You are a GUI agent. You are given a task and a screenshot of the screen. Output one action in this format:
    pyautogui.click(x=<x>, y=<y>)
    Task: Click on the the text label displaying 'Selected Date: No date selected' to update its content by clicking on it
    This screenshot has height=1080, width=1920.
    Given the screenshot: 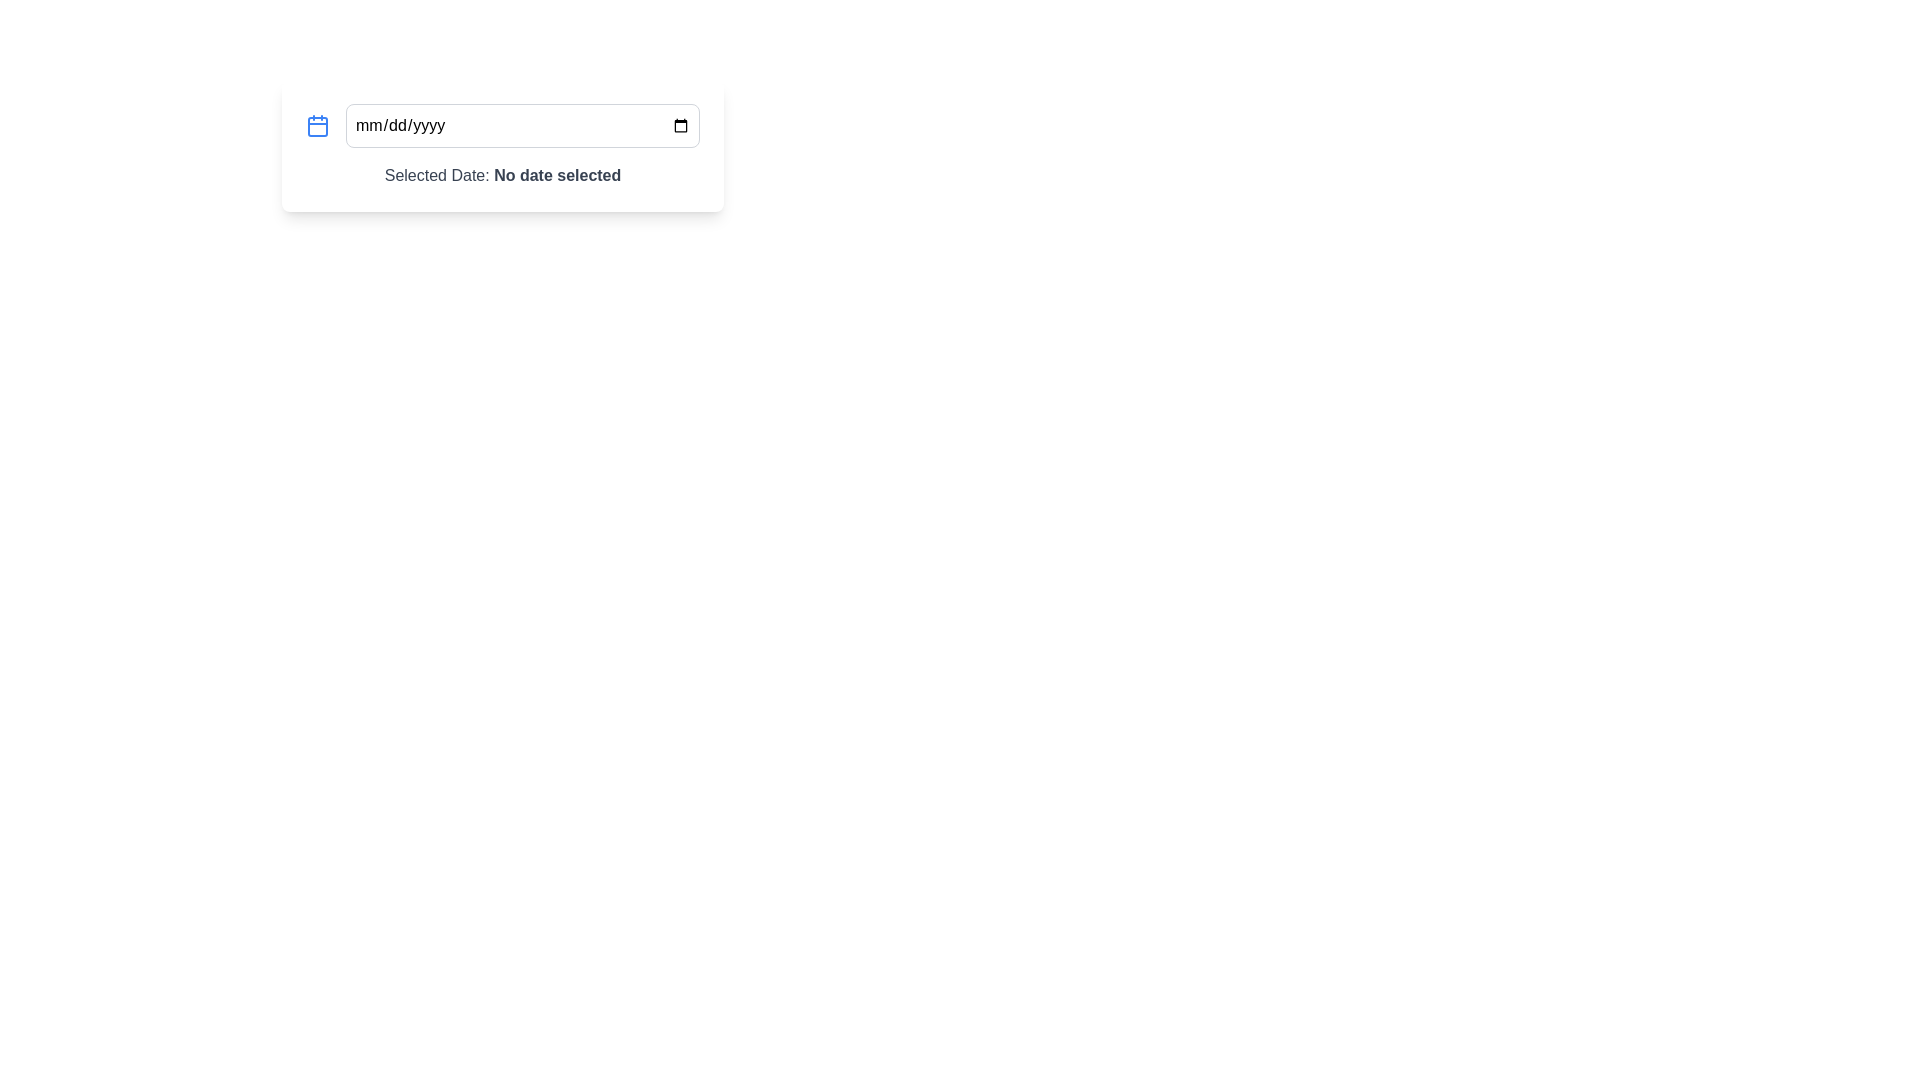 What is the action you would take?
    pyautogui.click(x=503, y=175)
    